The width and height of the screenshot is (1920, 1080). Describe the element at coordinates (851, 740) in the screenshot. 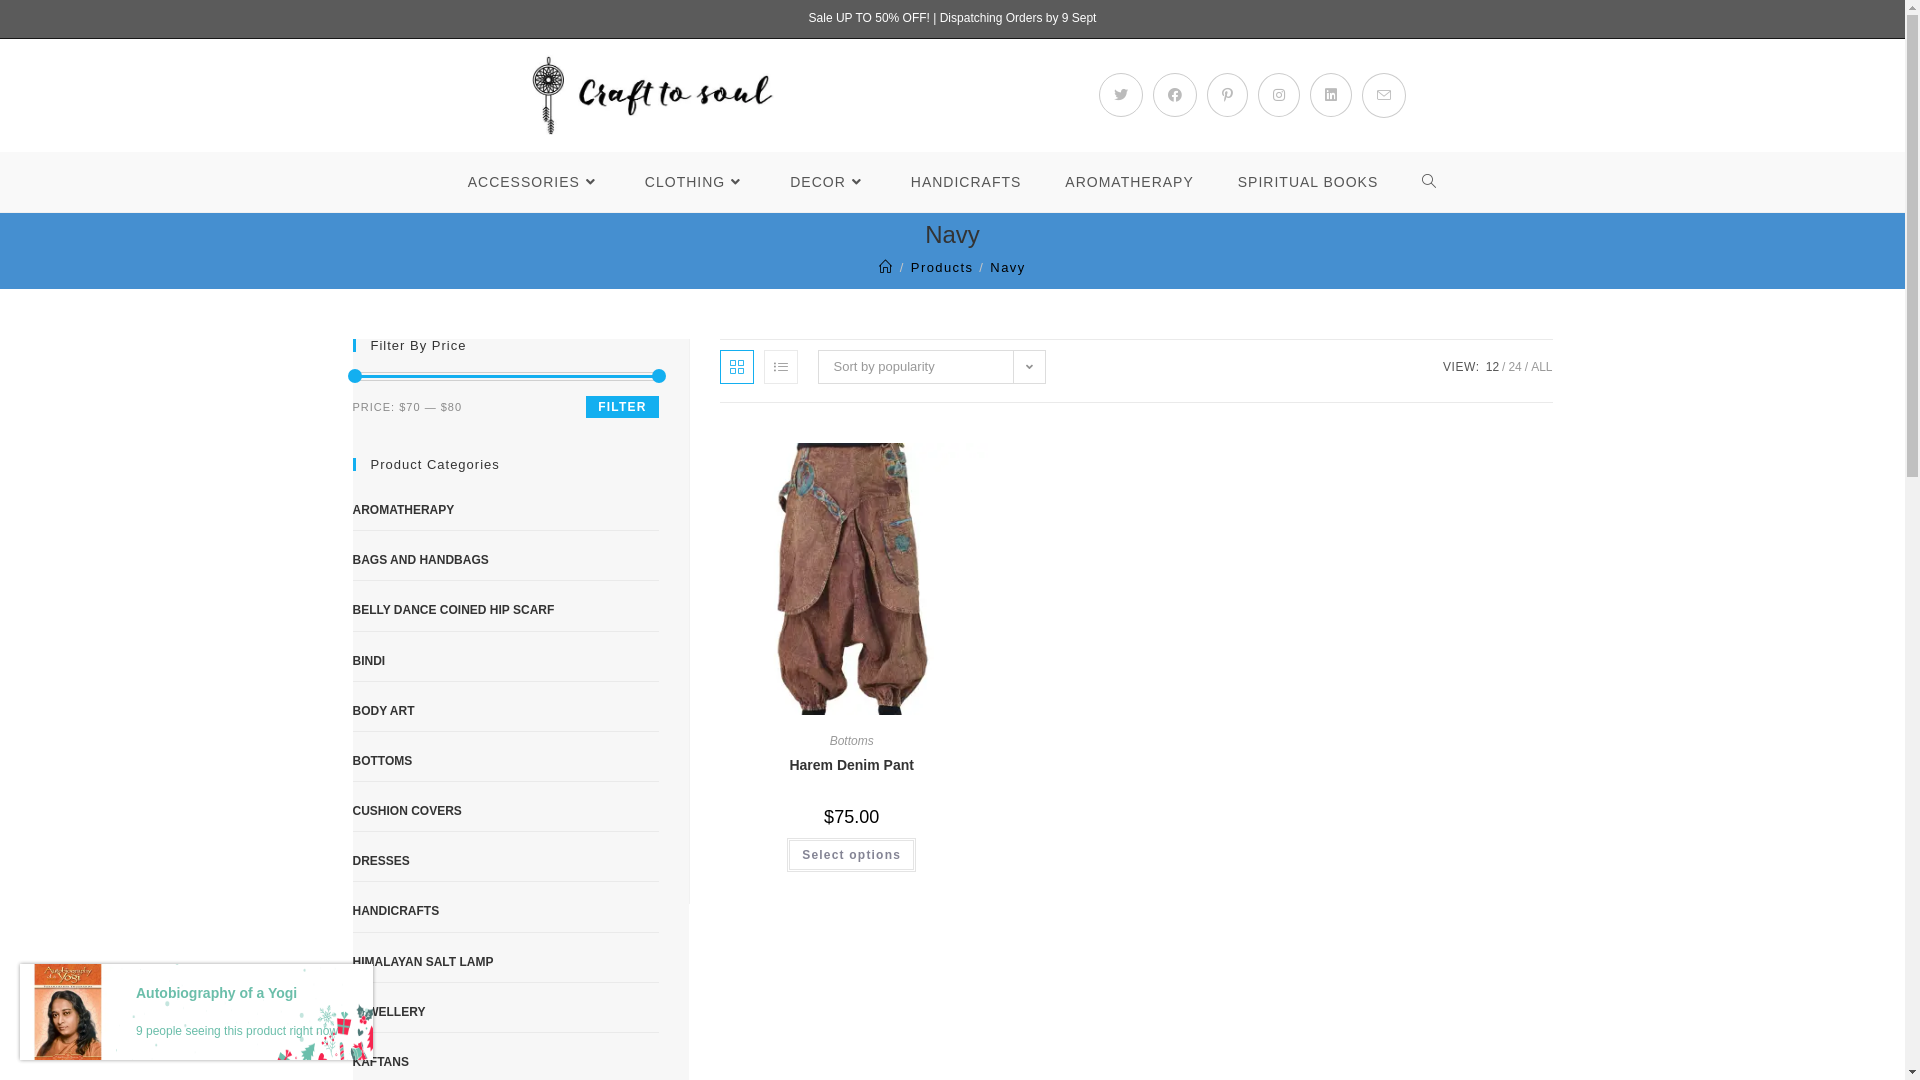

I see `'Bottoms'` at that location.